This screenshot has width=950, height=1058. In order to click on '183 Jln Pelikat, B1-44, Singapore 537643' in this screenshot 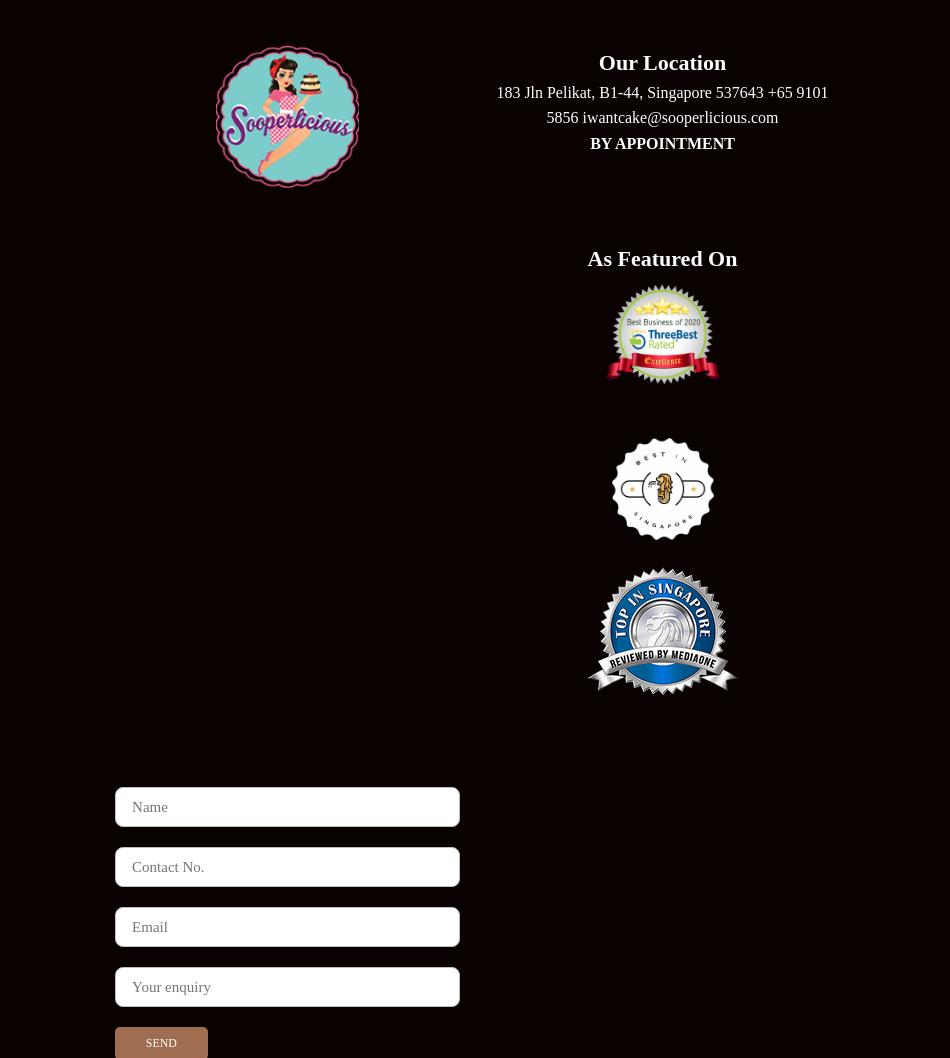, I will do `click(631, 90)`.